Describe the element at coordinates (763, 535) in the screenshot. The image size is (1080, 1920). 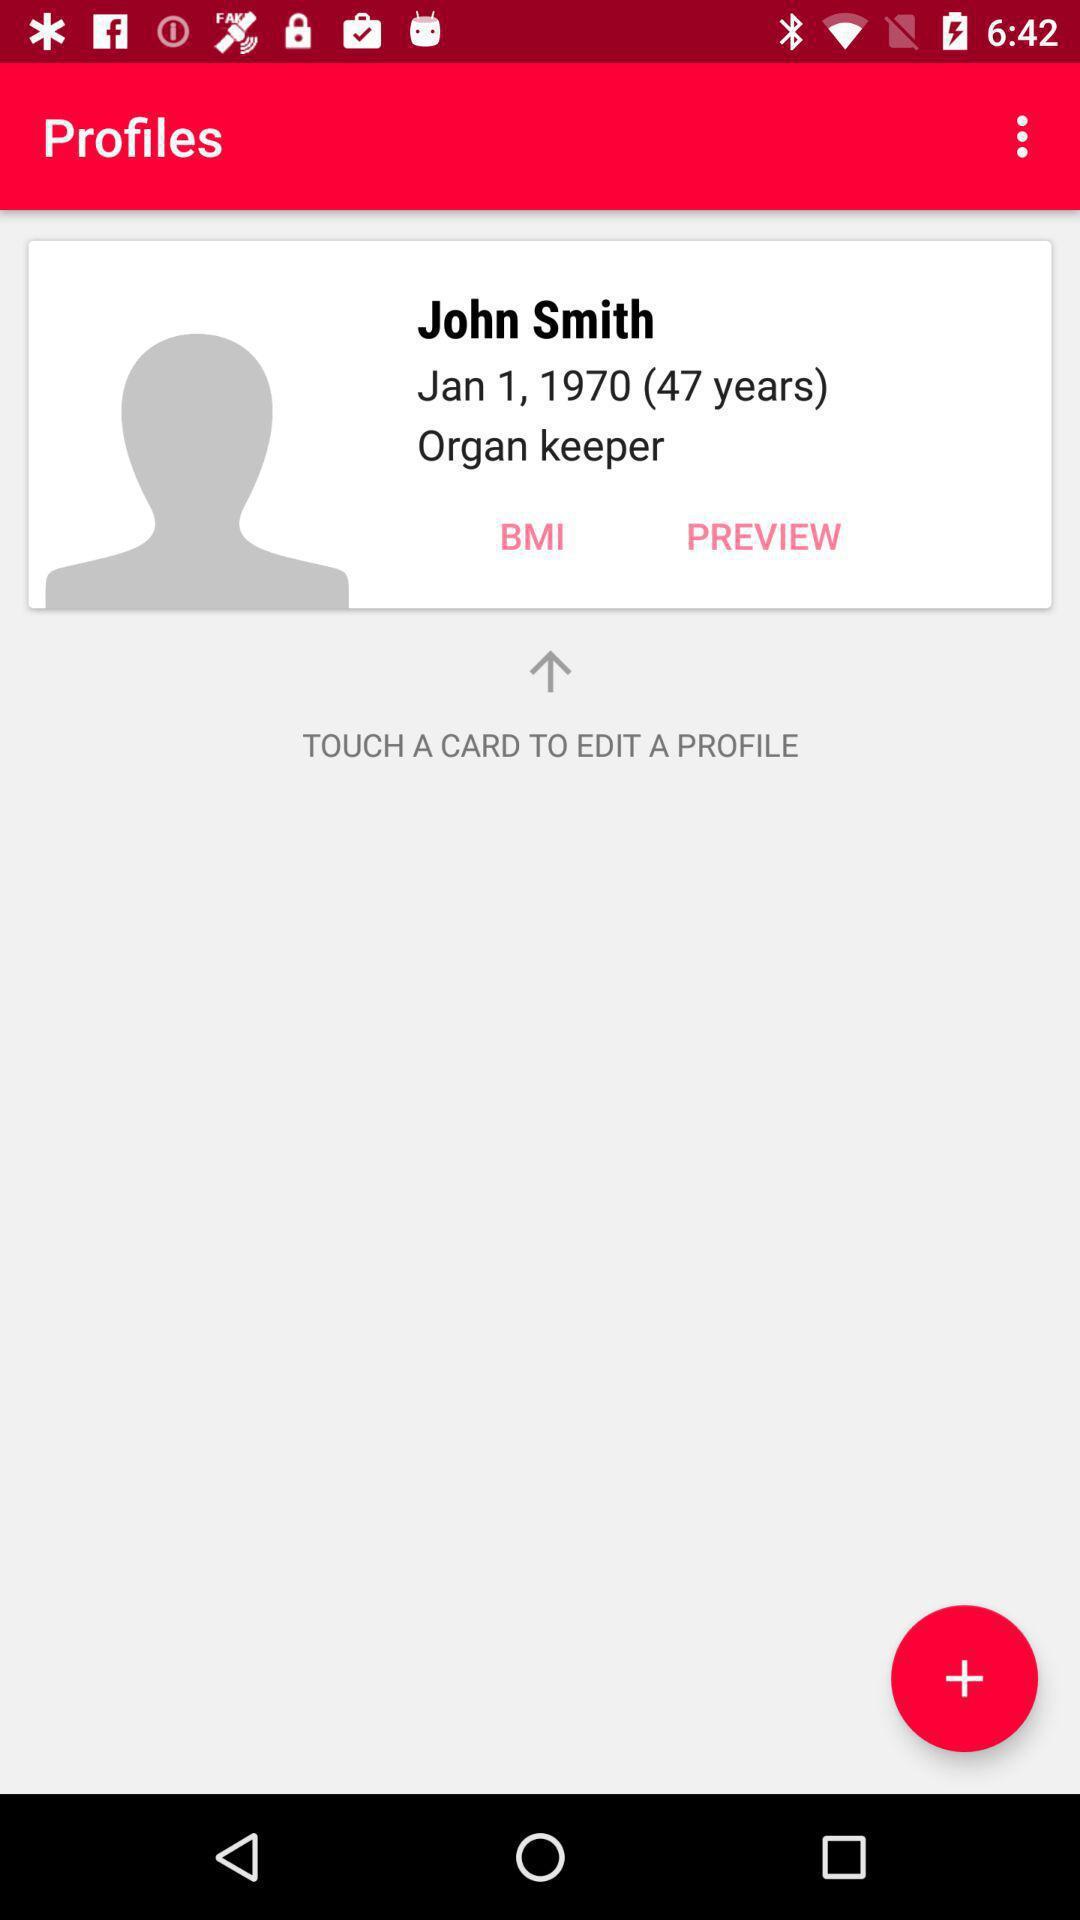
I see `item to the right of bmi` at that location.